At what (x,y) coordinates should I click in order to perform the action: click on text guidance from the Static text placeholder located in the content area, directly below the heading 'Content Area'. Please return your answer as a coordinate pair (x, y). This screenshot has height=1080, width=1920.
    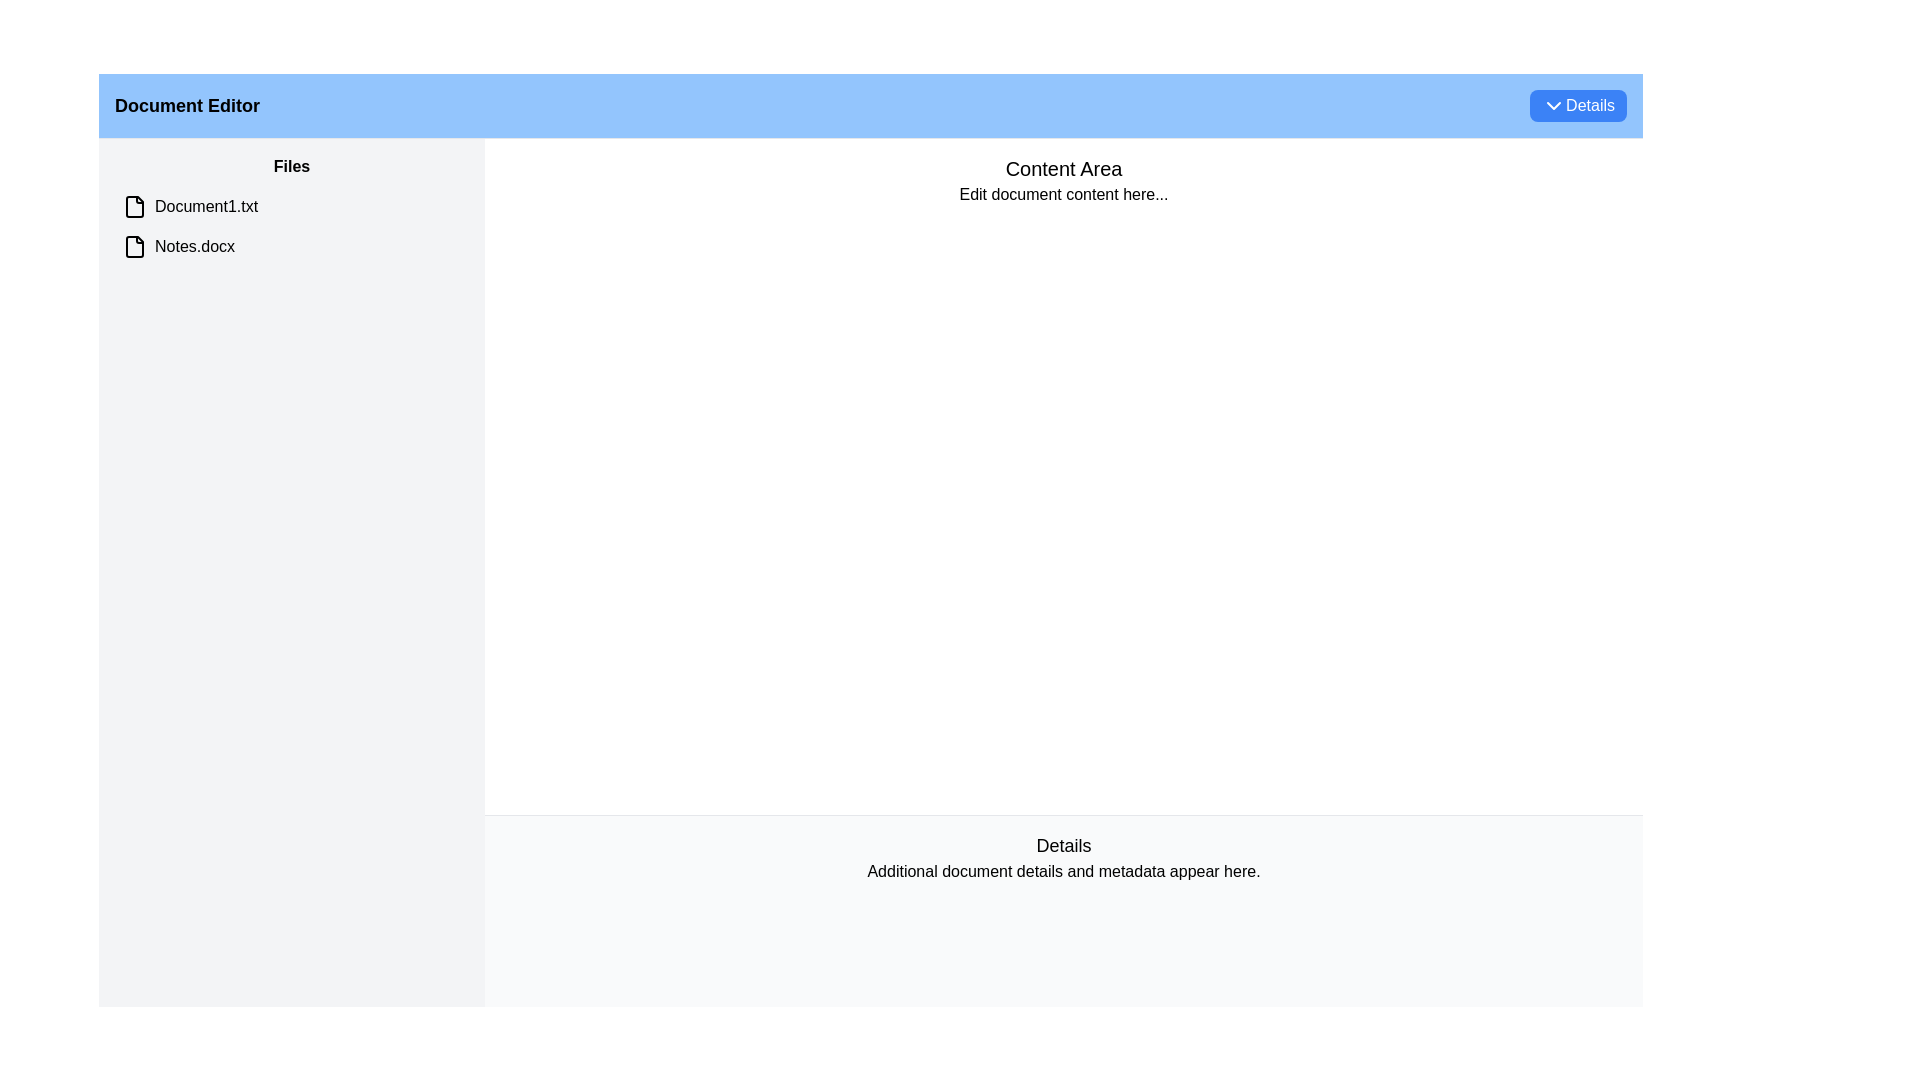
    Looking at the image, I should click on (1063, 195).